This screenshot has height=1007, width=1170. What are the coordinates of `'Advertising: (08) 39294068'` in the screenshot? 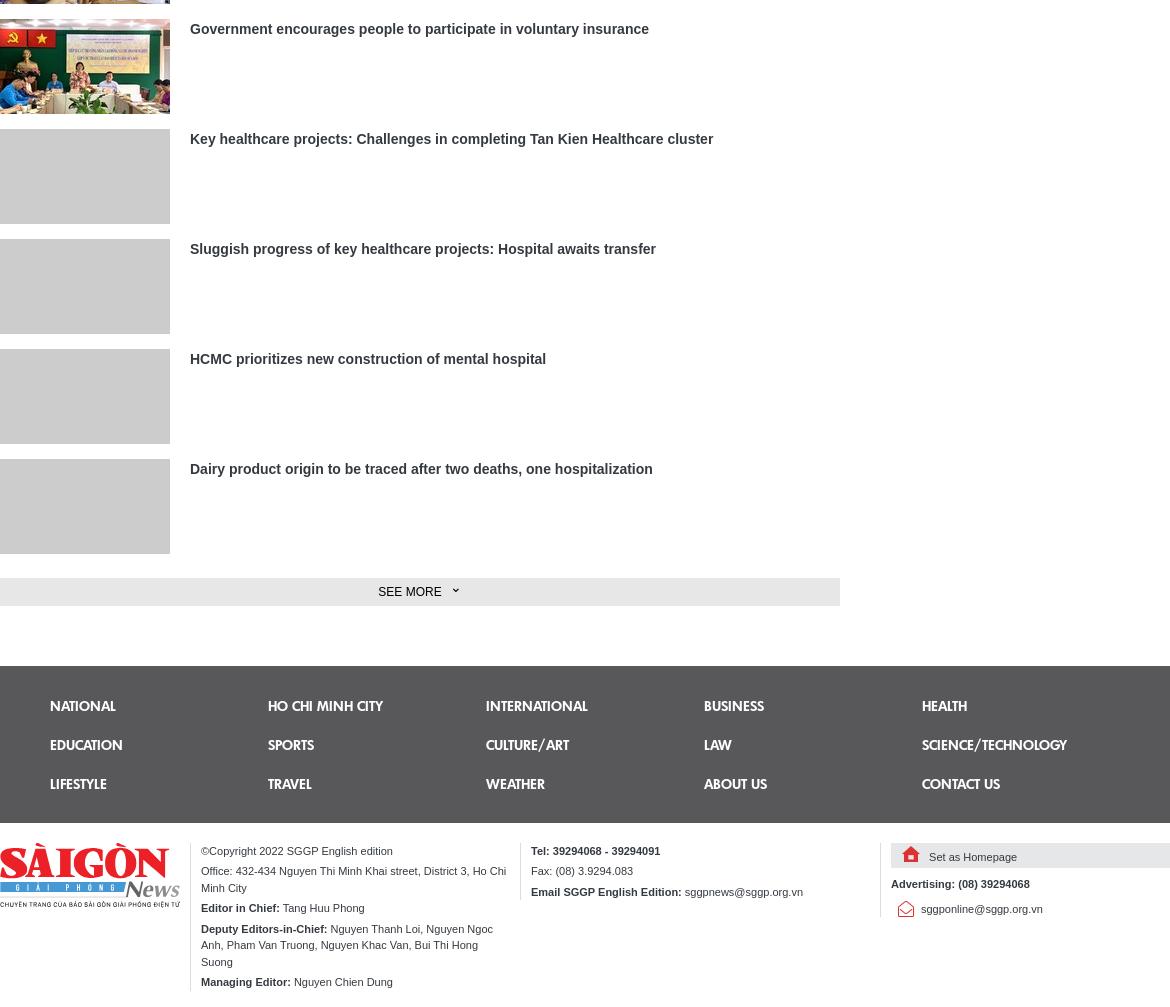 It's located at (958, 883).